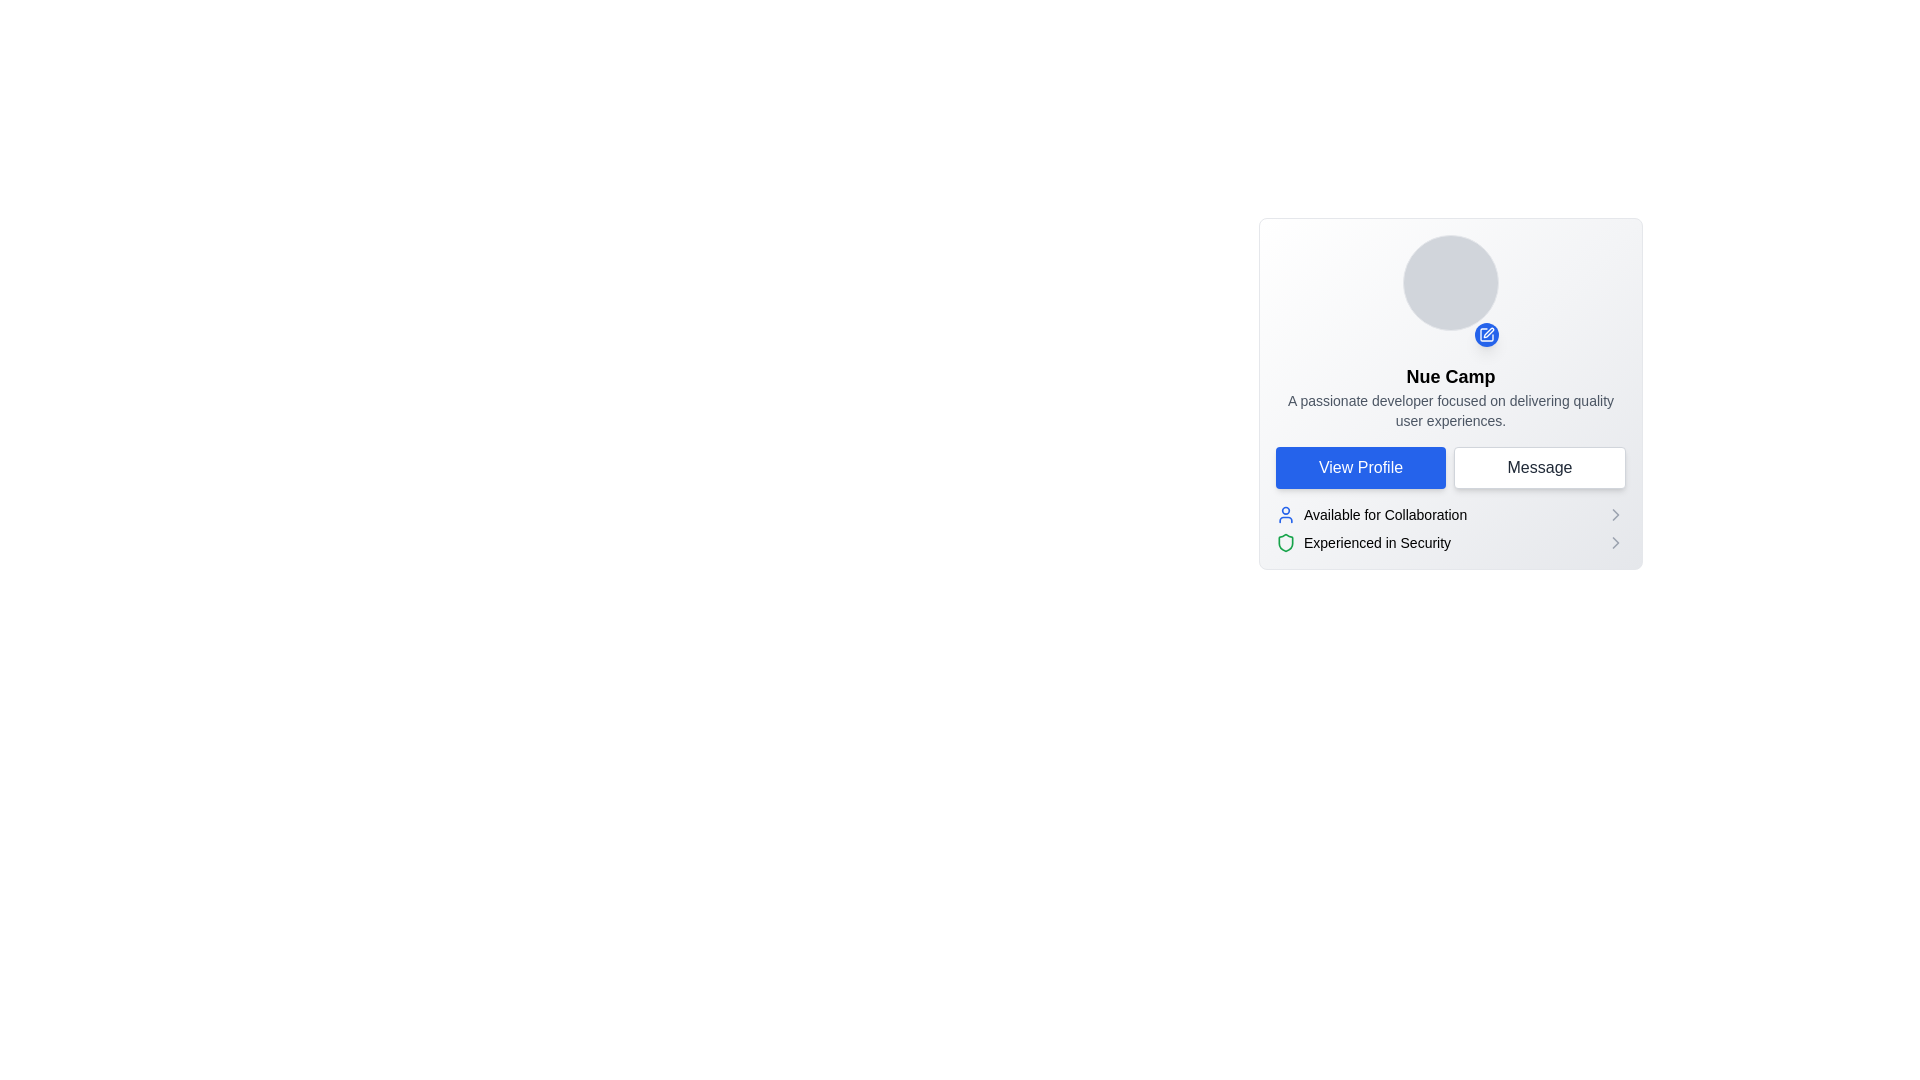 This screenshot has height=1080, width=1920. What do you see at coordinates (1286, 543) in the screenshot?
I see `the security icon located near the bottom of the card-like section adjacent to the text 'Experienced in Security'` at bounding box center [1286, 543].